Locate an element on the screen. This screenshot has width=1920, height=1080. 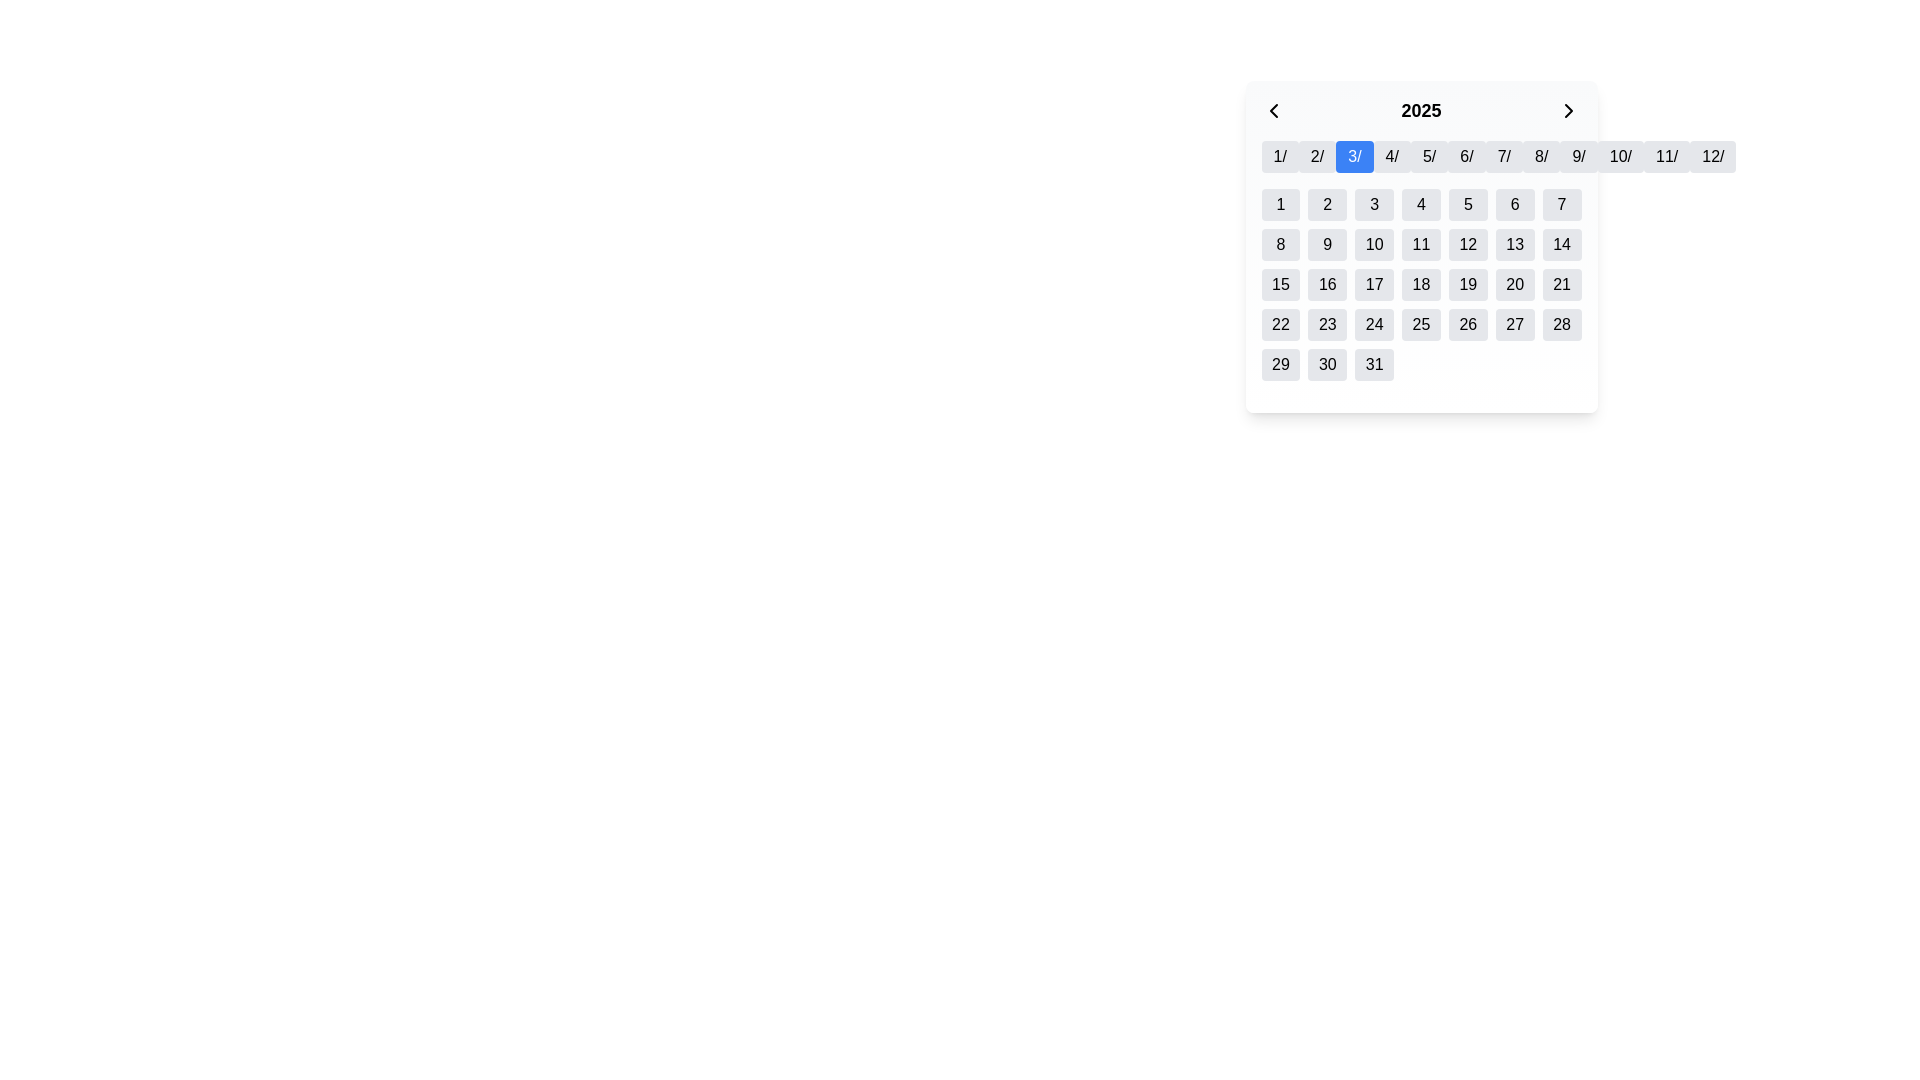
the 'November' button in the month-selection menu of the calendar interface is located at coordinates (1666, 156).